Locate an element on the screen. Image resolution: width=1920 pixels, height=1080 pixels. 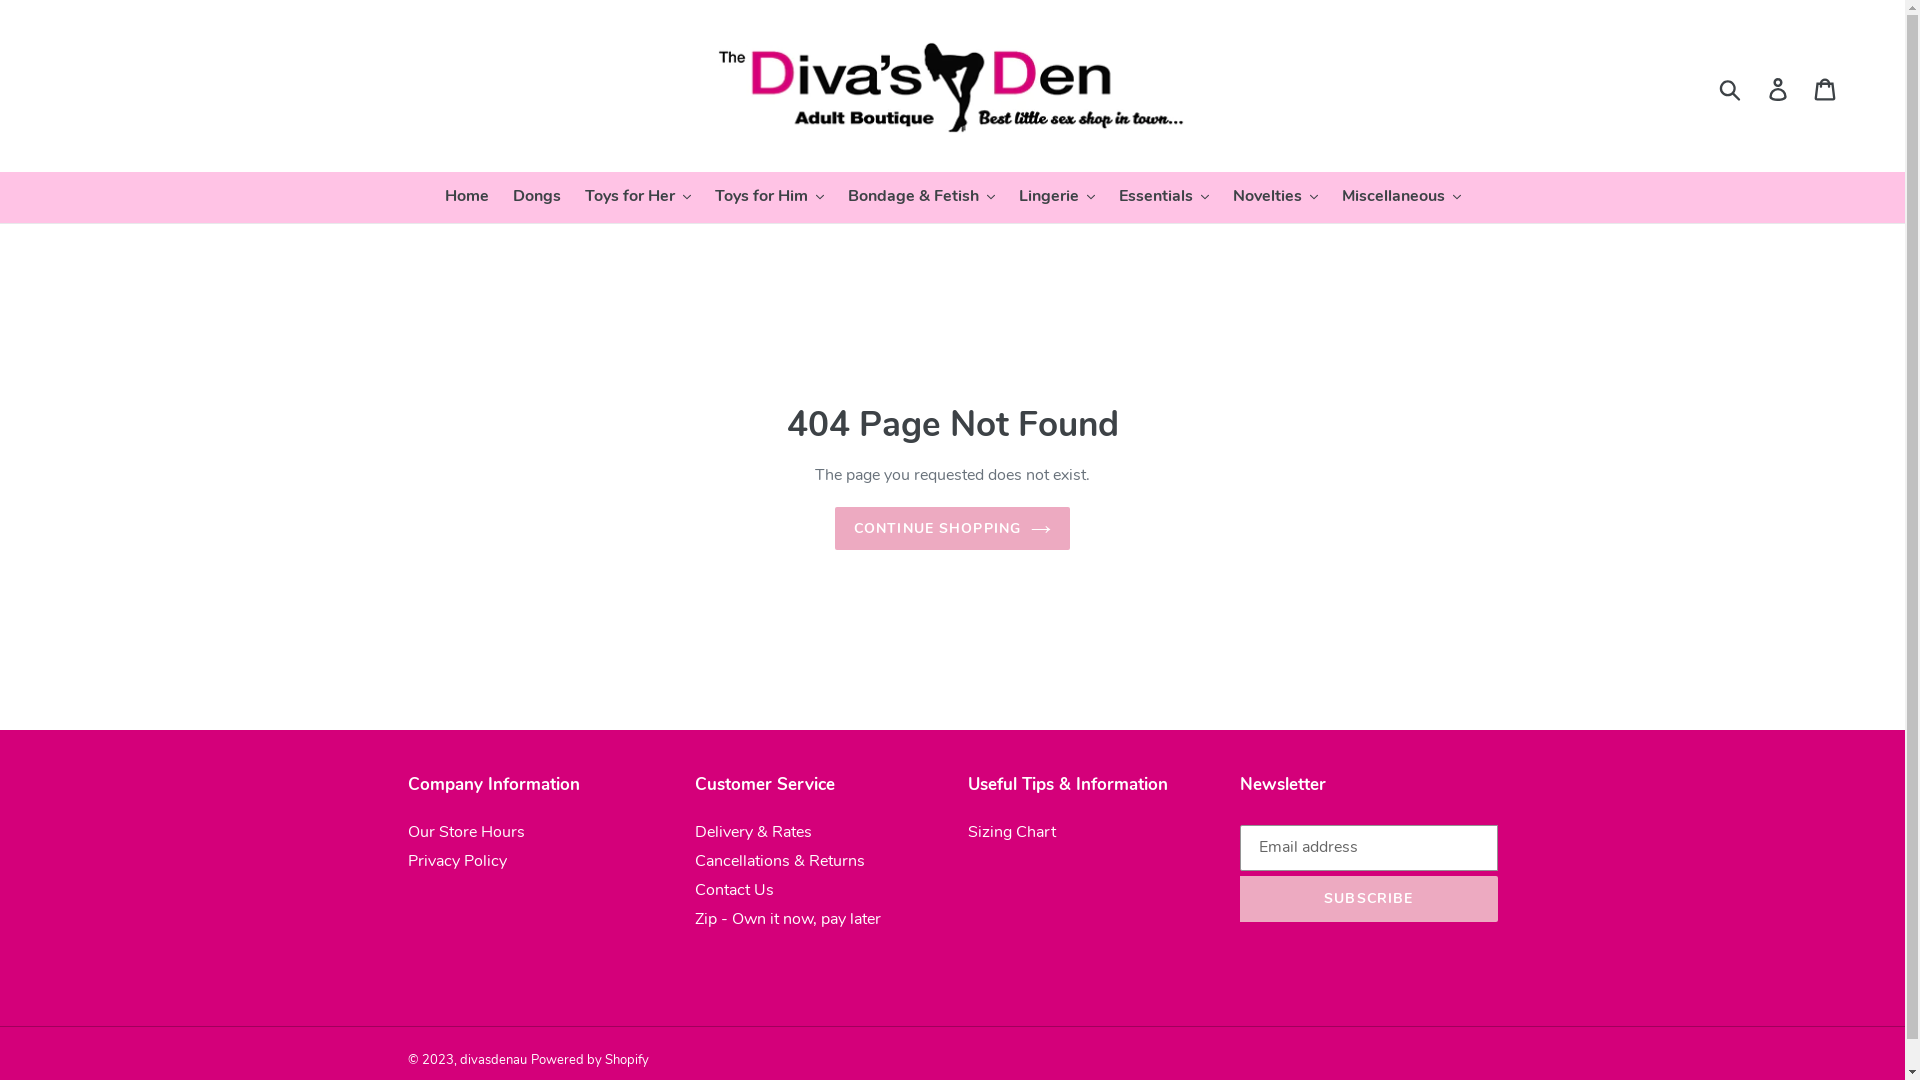
'SUBSCRIBE' is located at coordinates (1367, 898).